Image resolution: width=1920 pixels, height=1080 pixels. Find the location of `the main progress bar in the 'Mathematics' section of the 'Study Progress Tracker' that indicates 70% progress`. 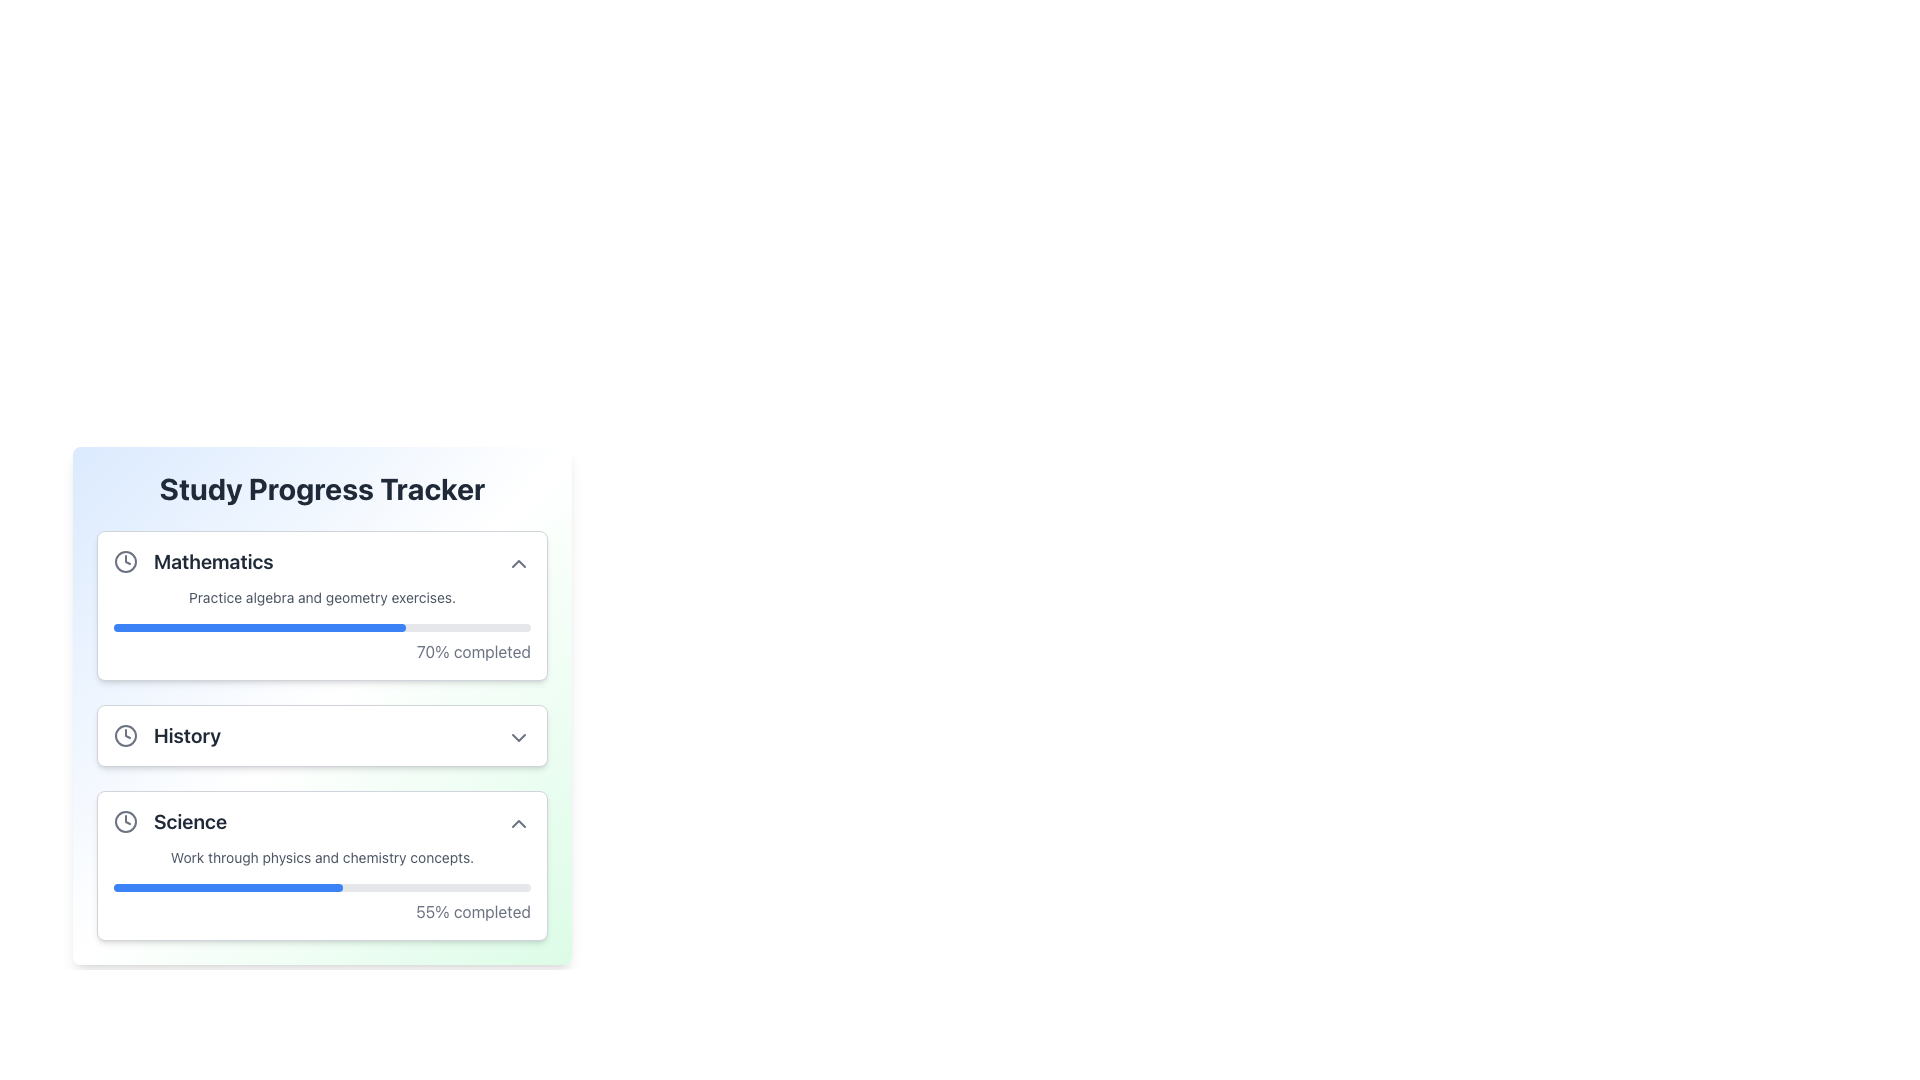

the main progress bar in the 'Mathematics' section of the 'Study Progress Tracker' that indicates 70% progress is located at coordinates (322, 627).